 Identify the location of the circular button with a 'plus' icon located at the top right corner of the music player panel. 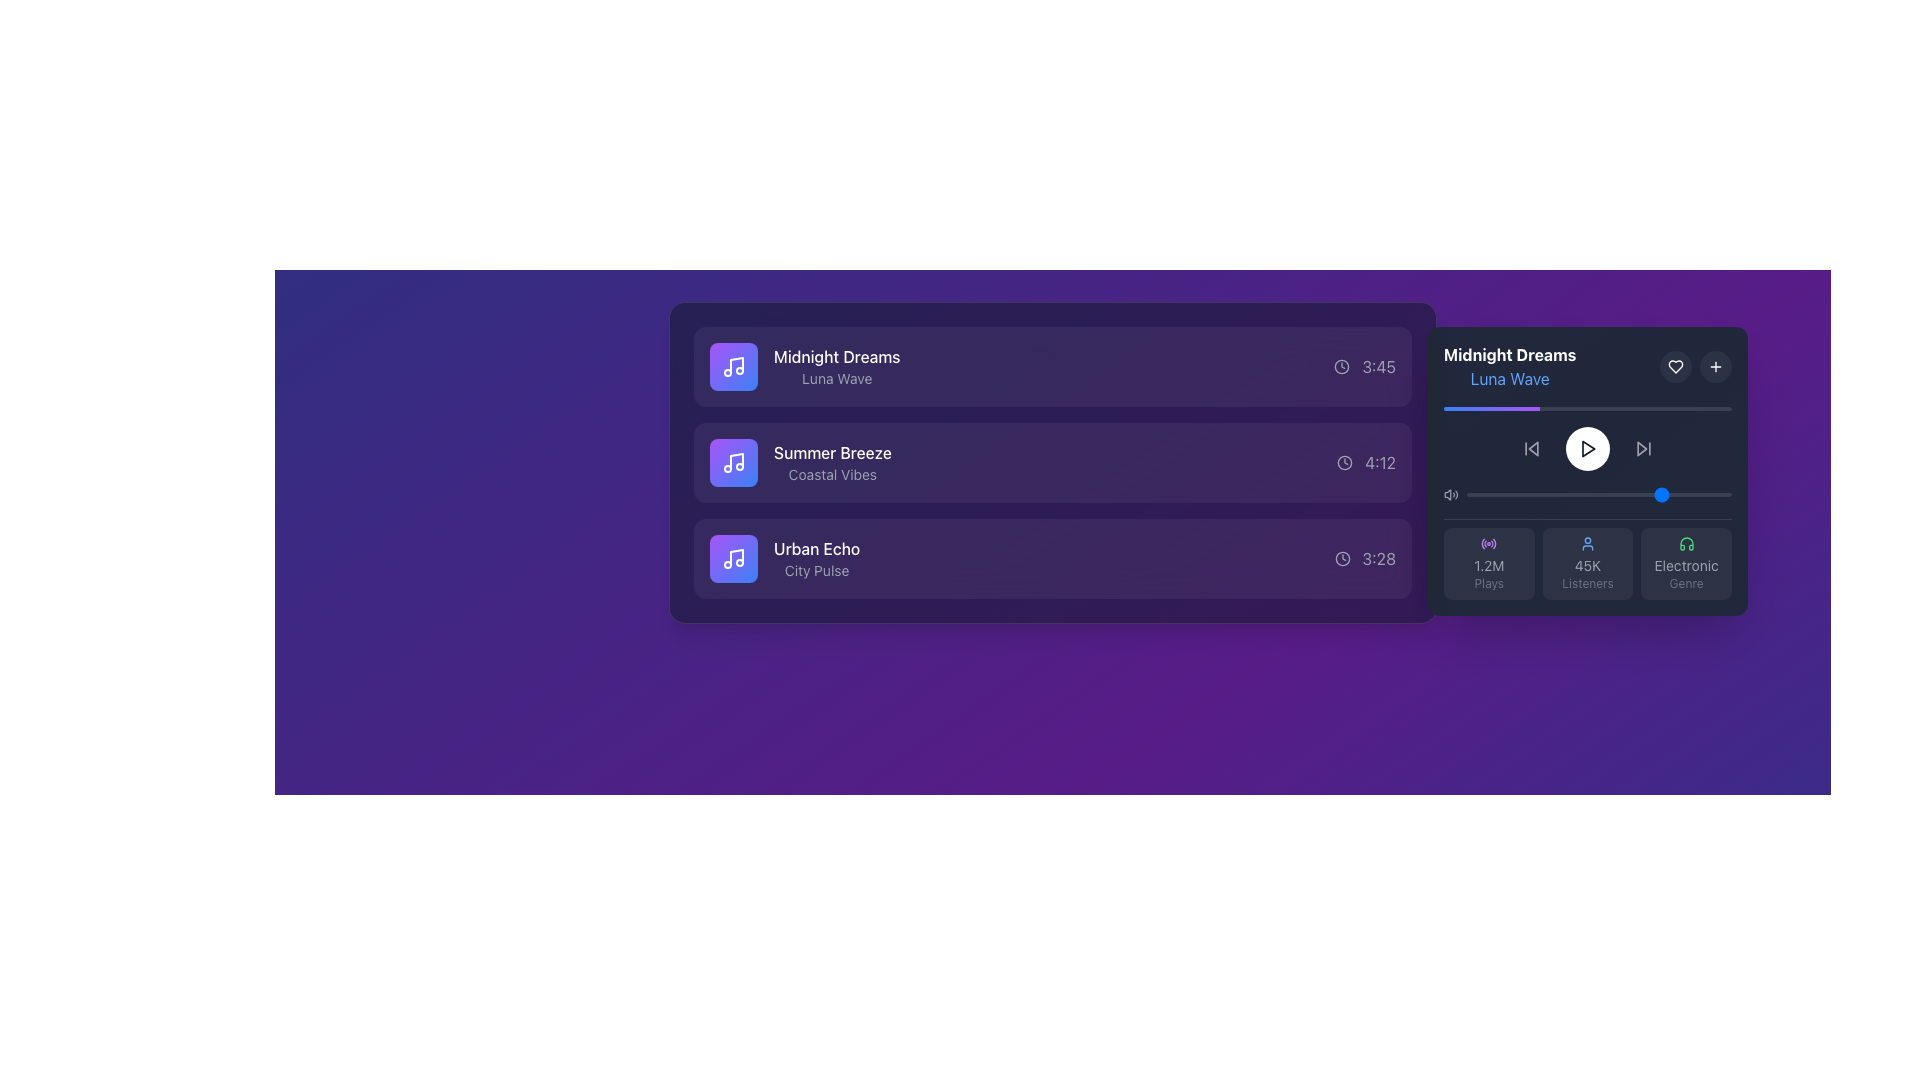
(1715, 366).